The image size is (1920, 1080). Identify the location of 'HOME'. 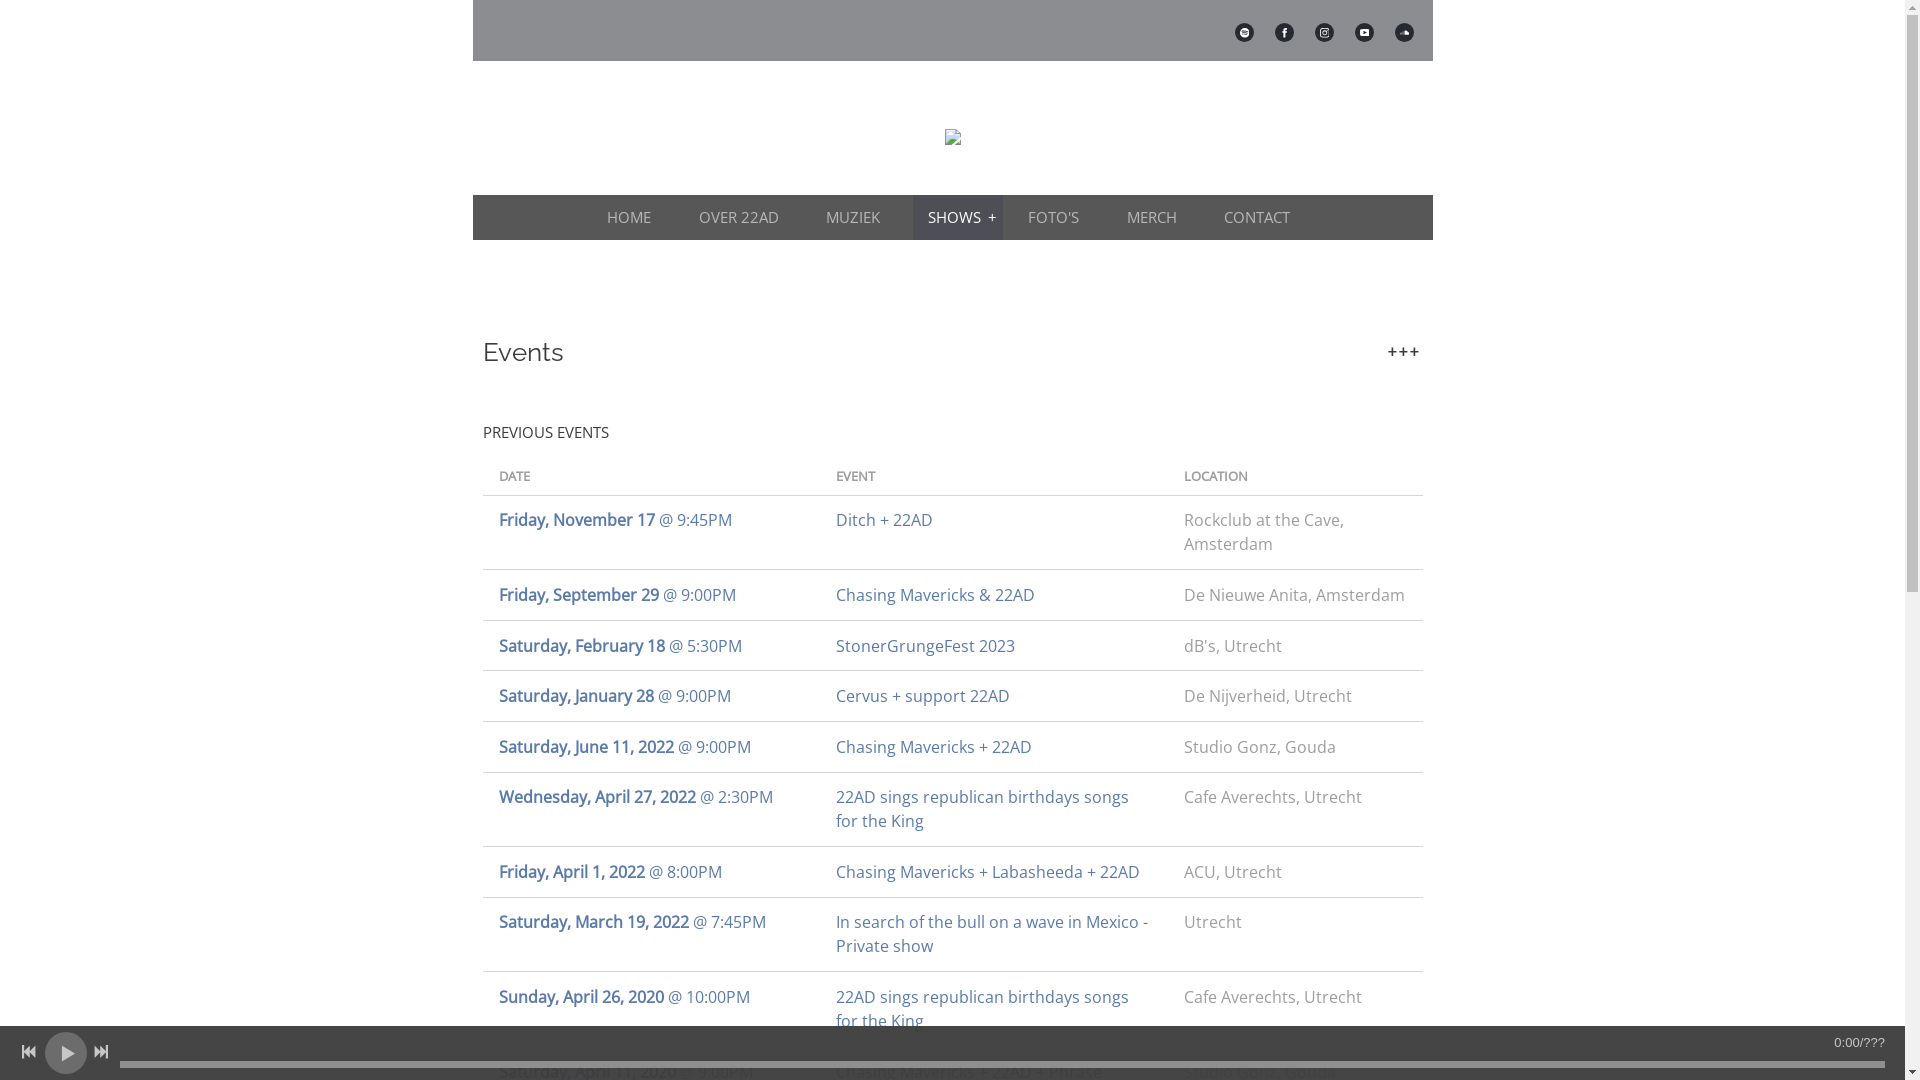
(632, 217).